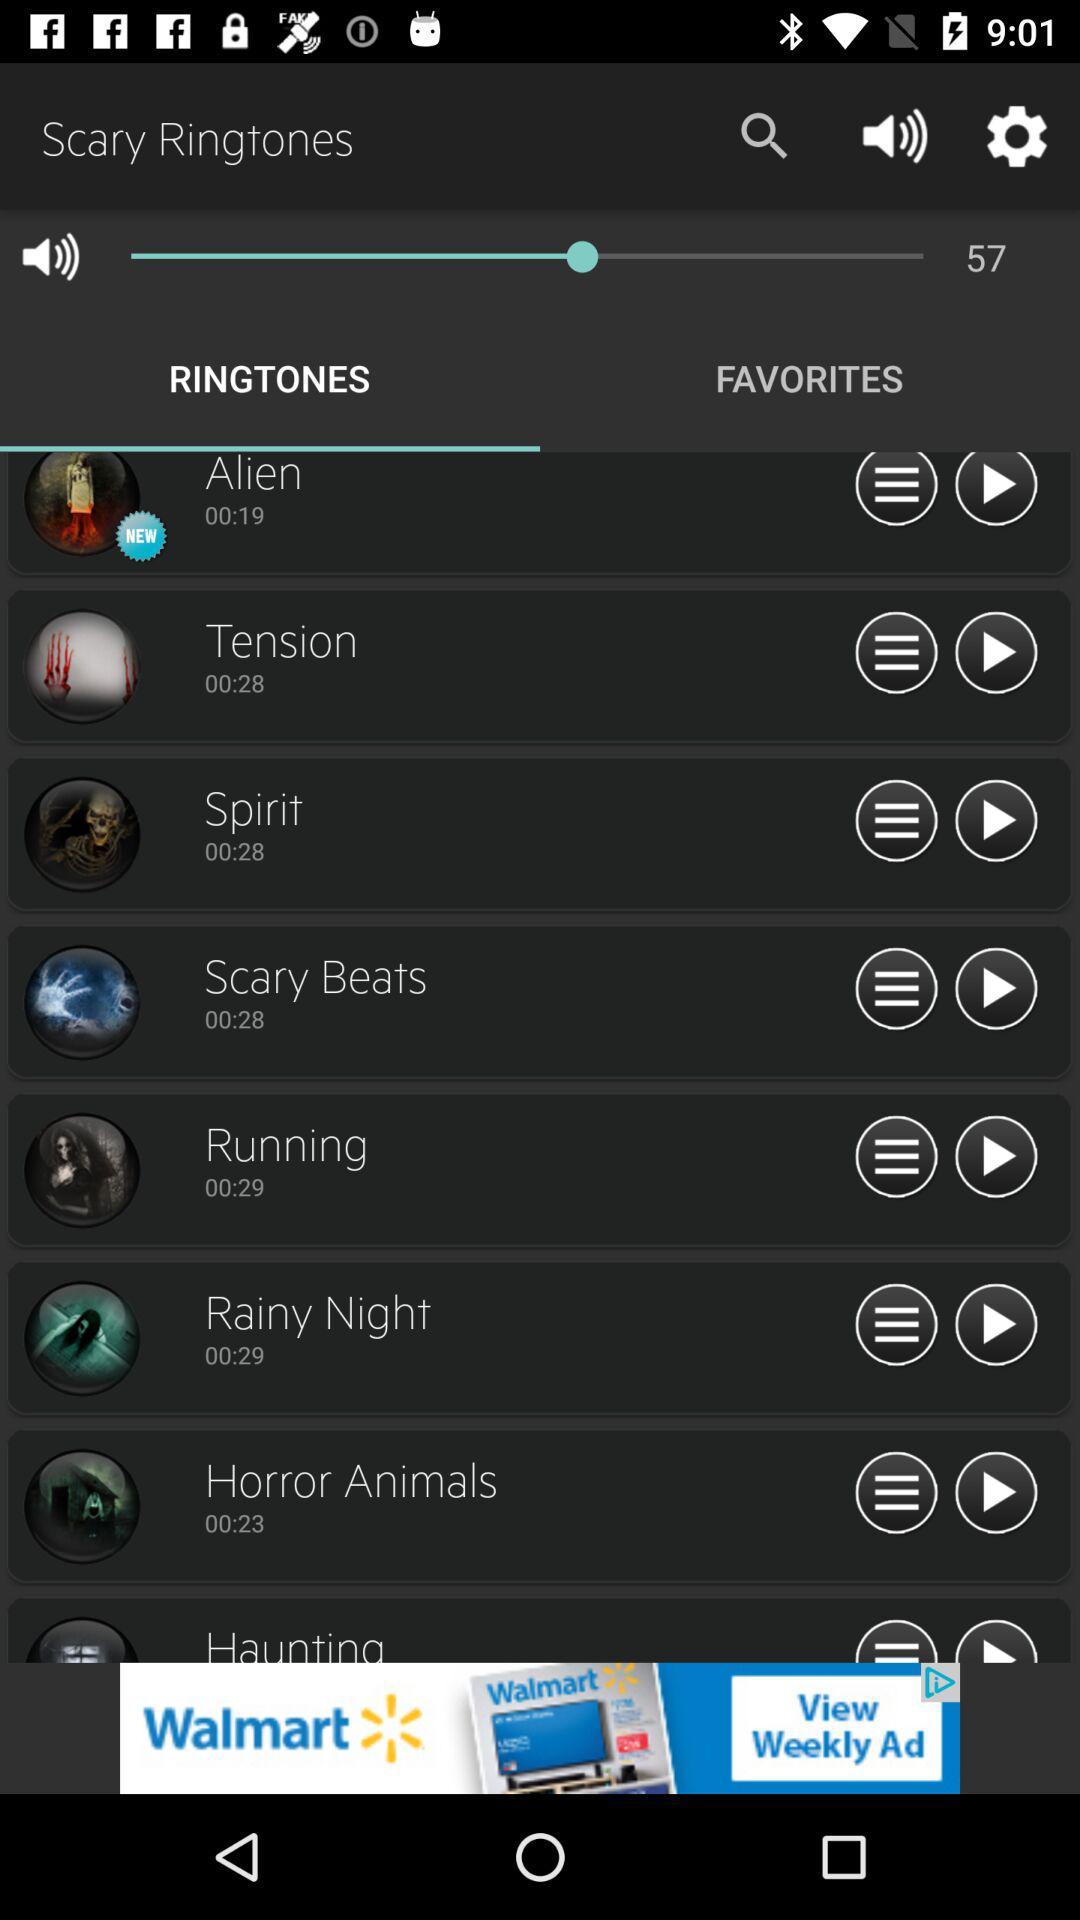  Describe the element at coordinates (895, 1157) in the screenshot. I see `open ringtone` at that location.